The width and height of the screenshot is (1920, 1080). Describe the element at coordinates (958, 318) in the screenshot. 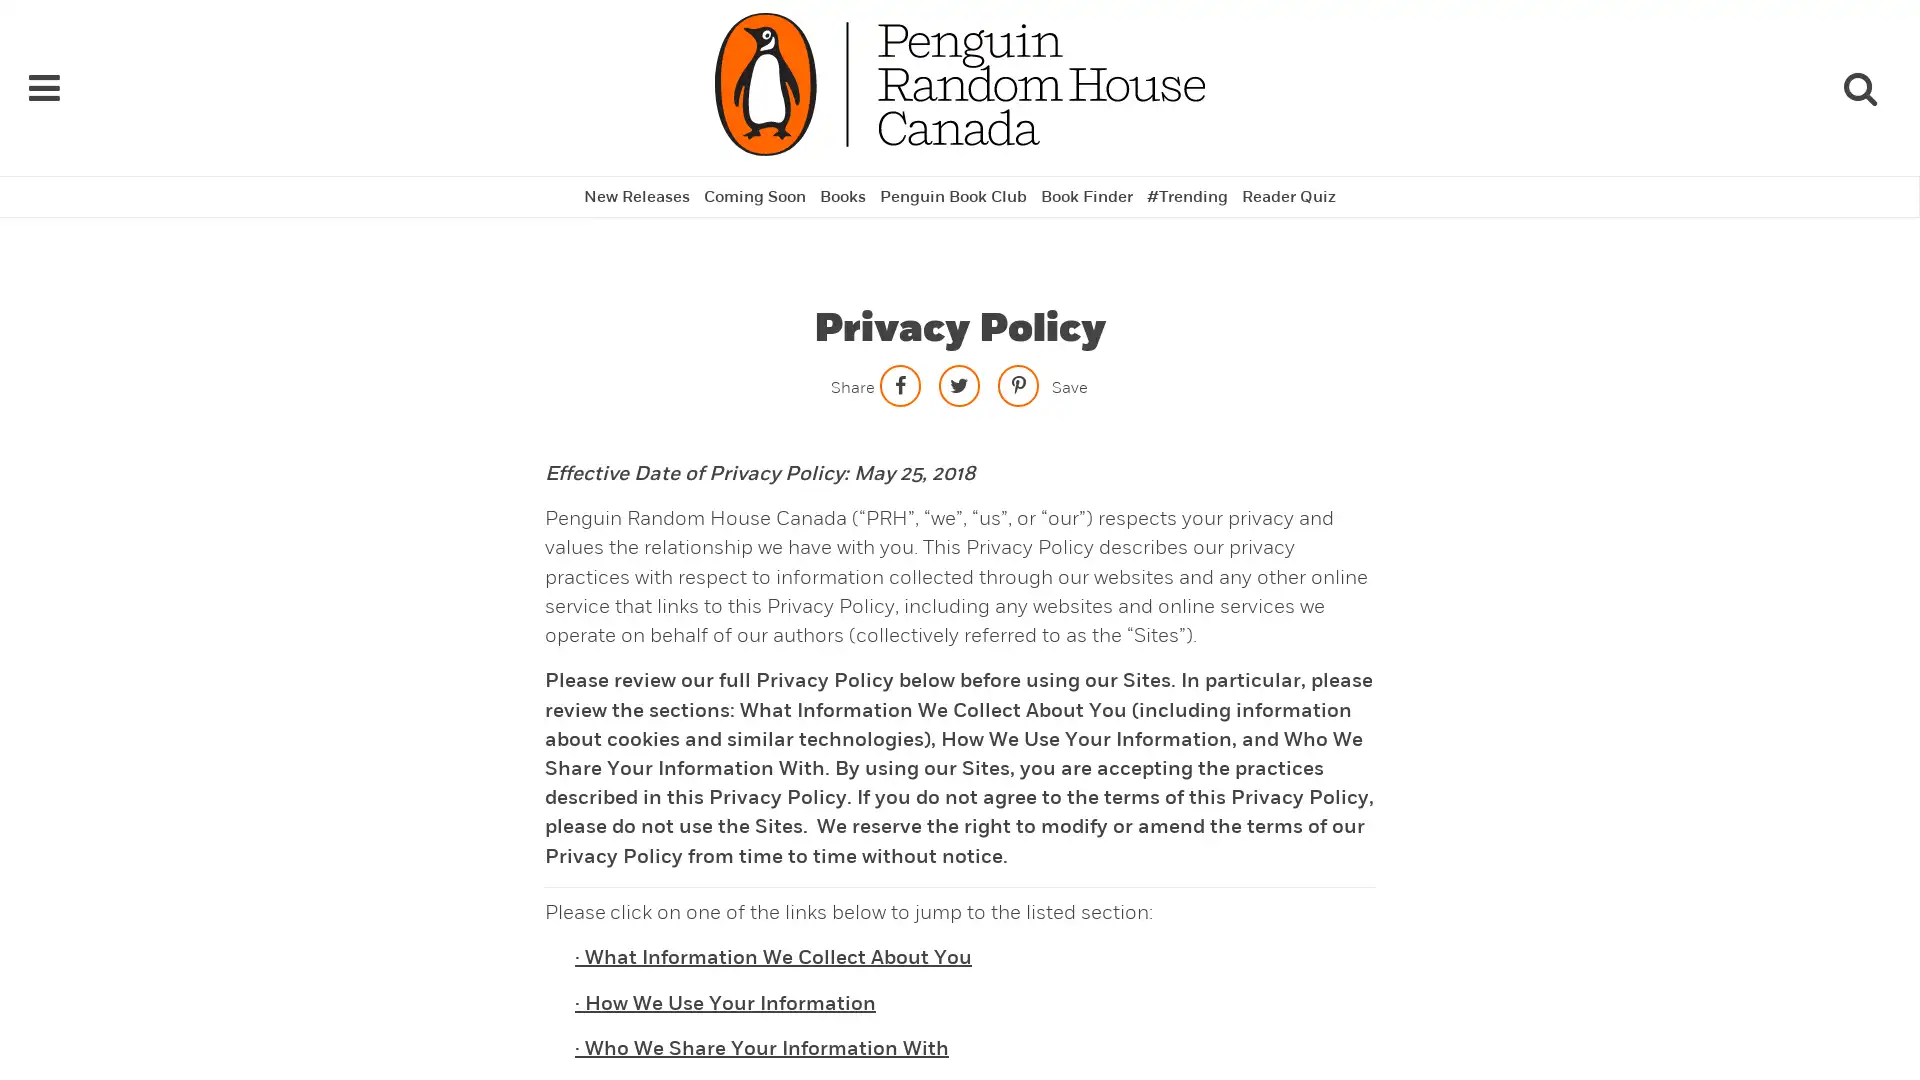

I see `Share on twitter` at that location.